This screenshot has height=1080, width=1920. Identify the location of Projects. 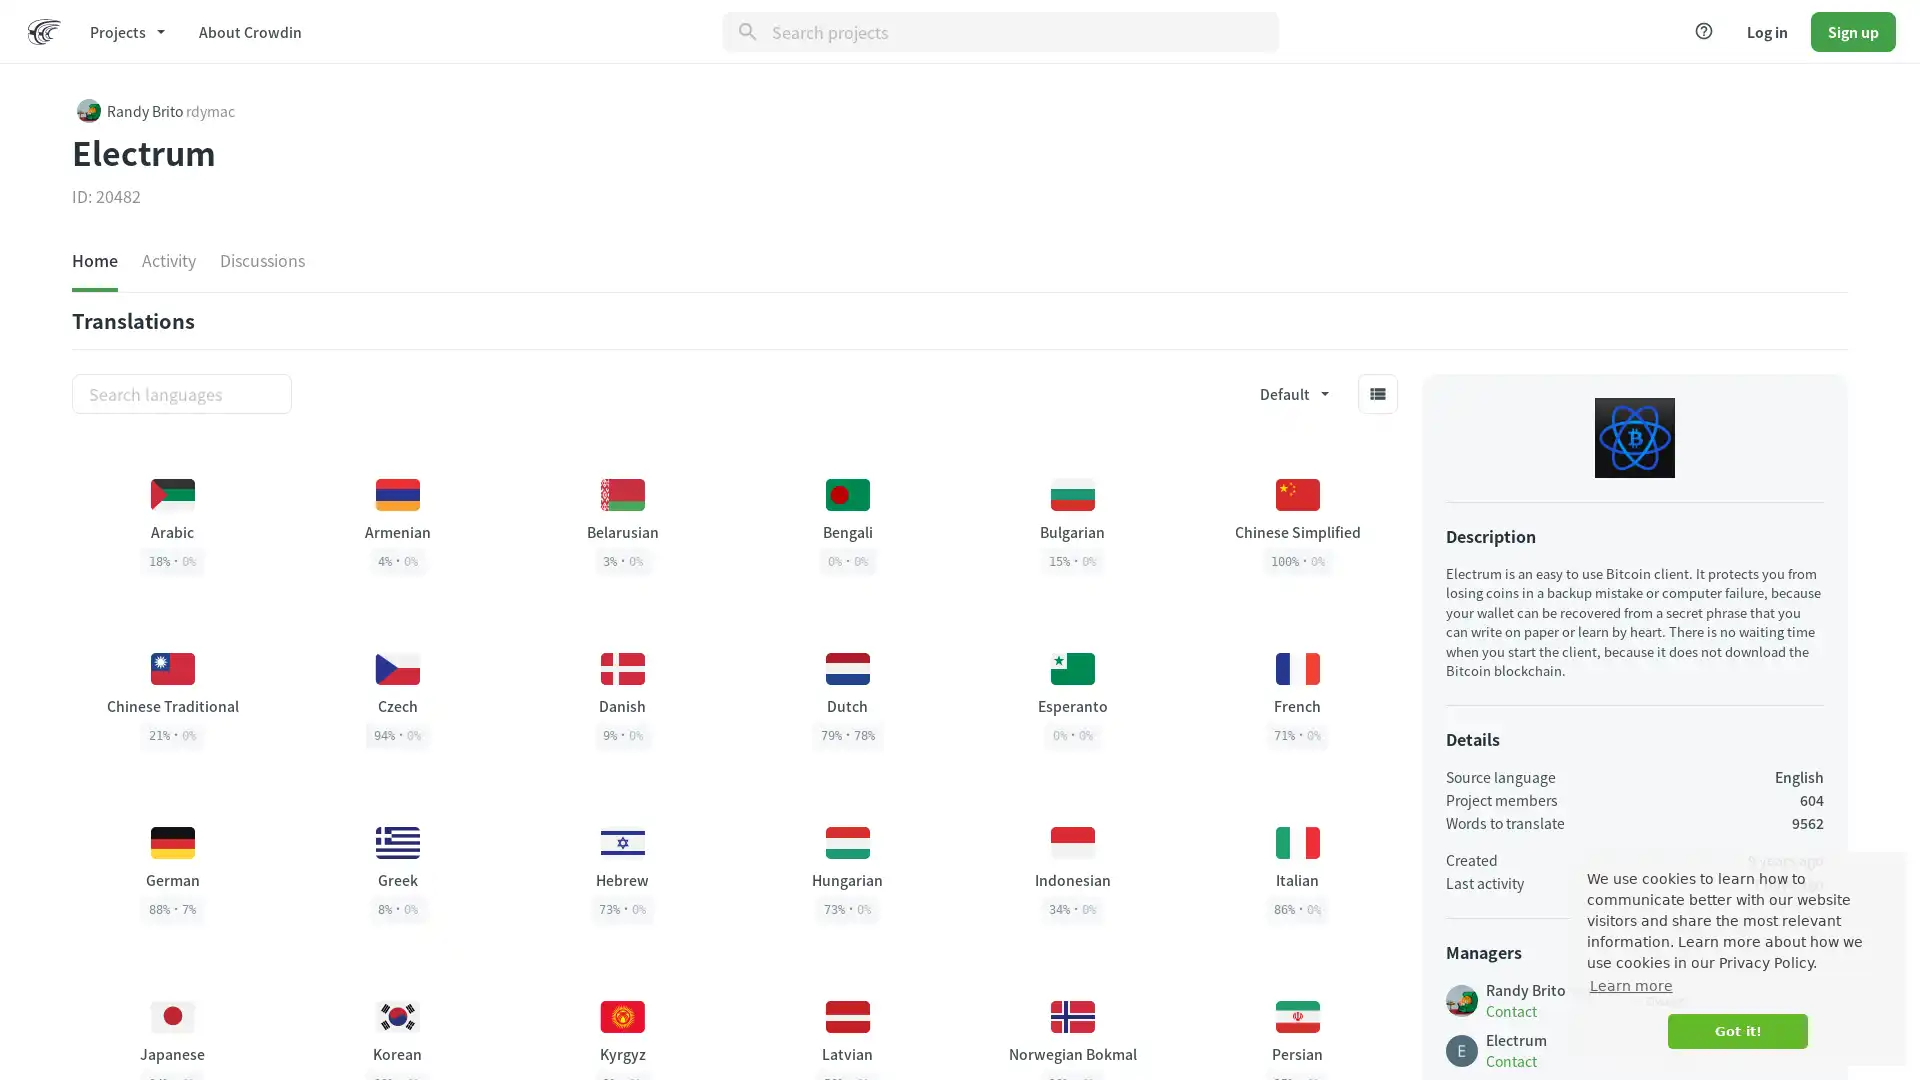
(125, 30).